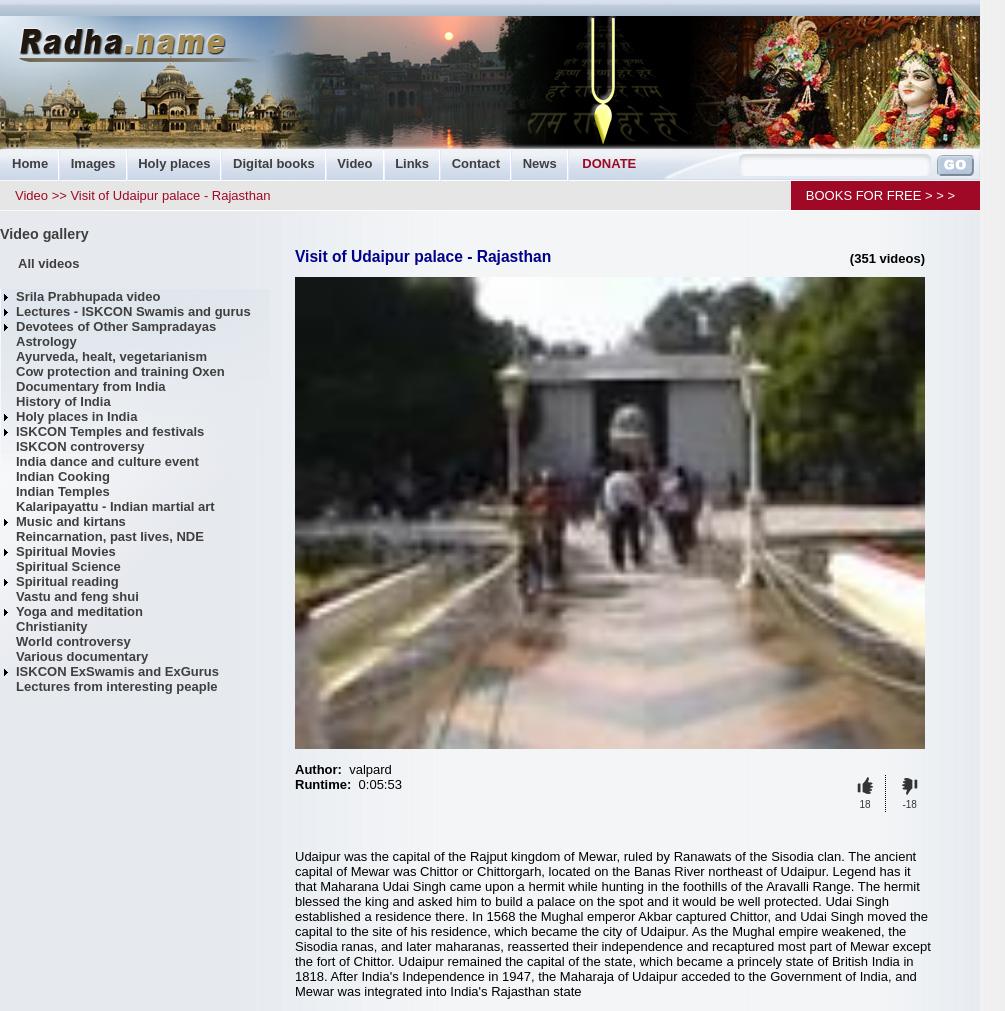 The image size is (1005, 1011). I want to click on 'Spiritual Movies', so click(65, 551).